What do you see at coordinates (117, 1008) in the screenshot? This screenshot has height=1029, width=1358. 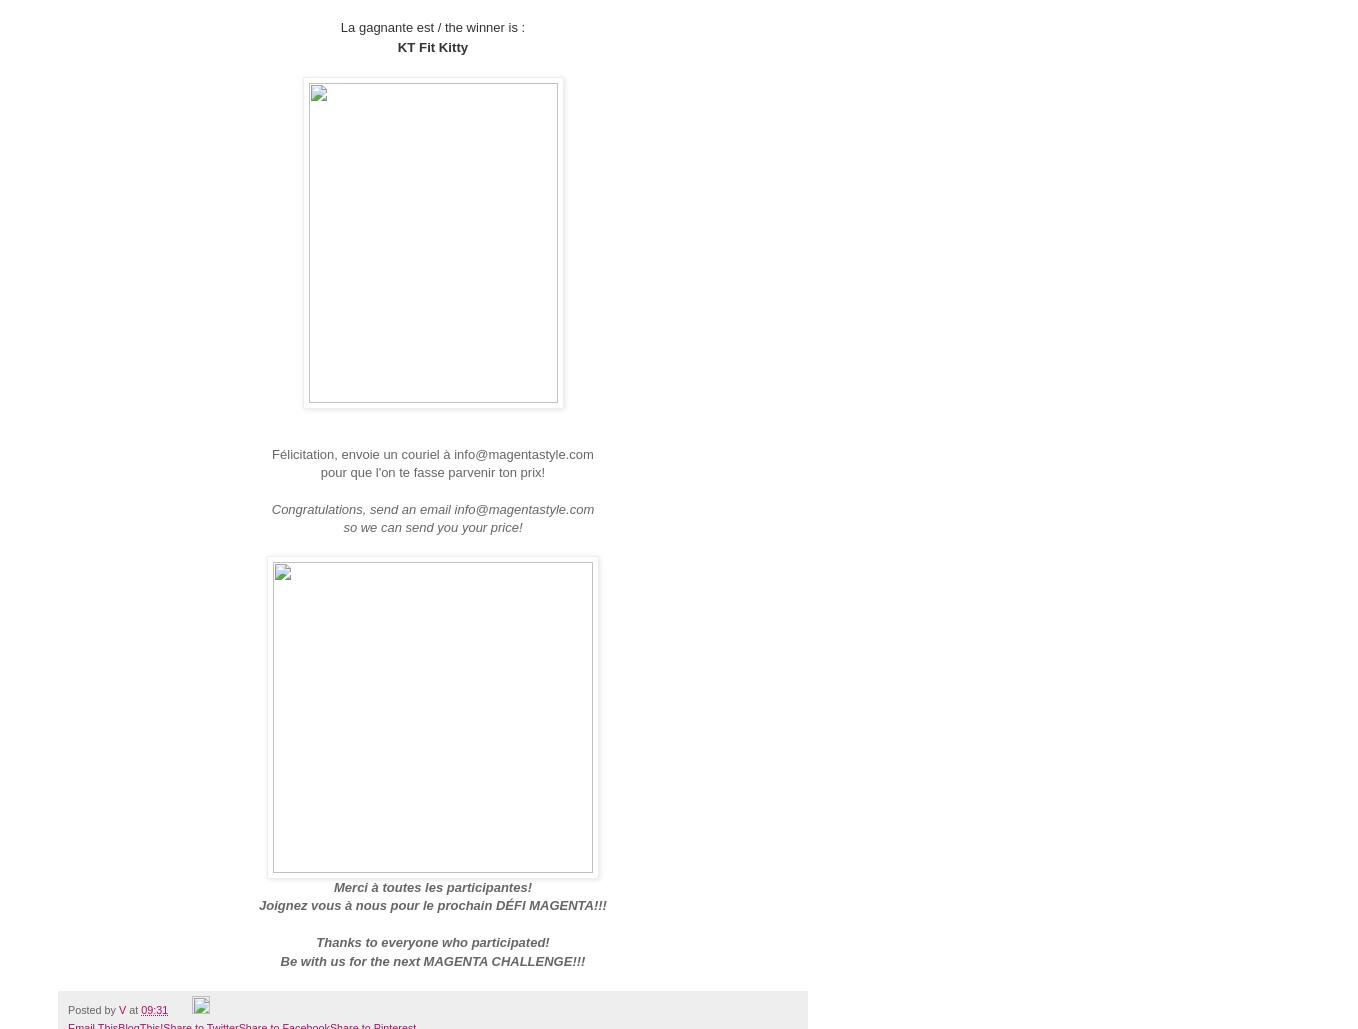 I see `'V'` at bounding box center [117, 1008].